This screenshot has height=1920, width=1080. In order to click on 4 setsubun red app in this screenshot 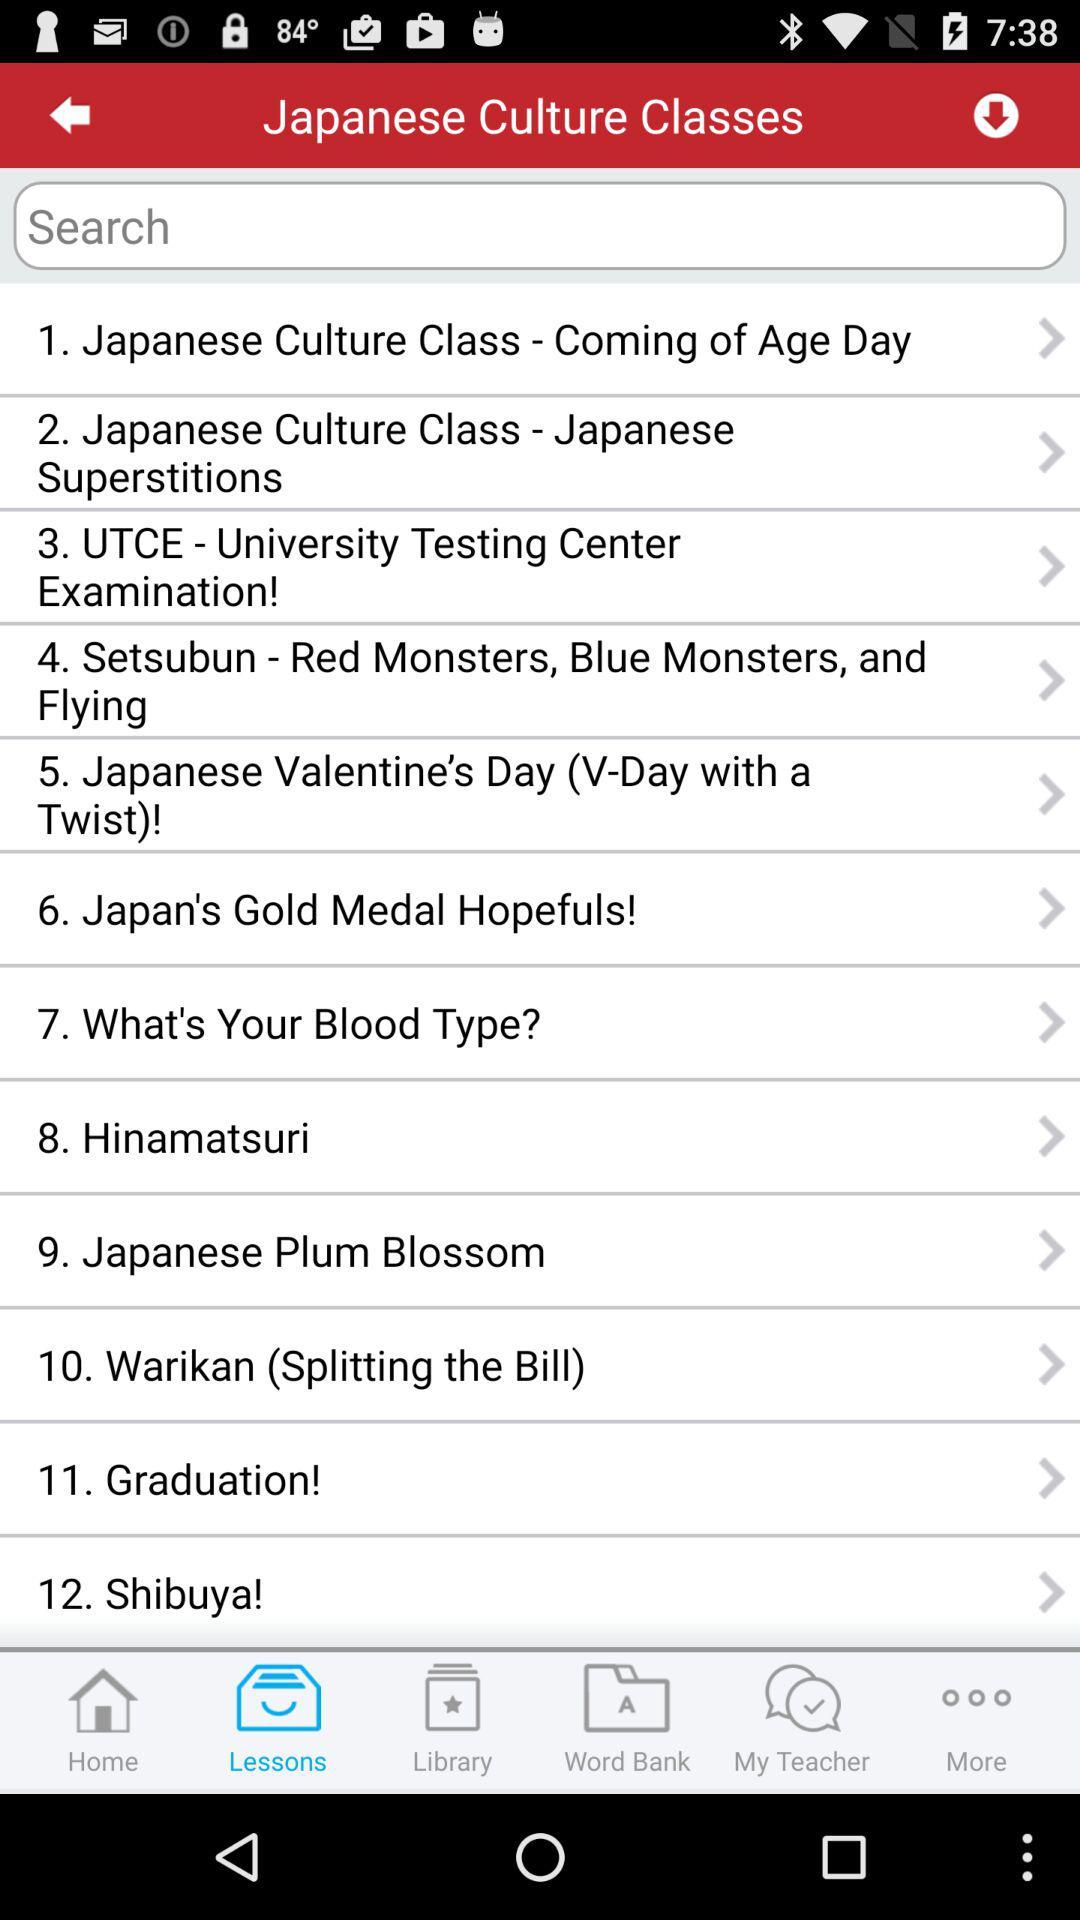, I will do `click(482, 680)`.